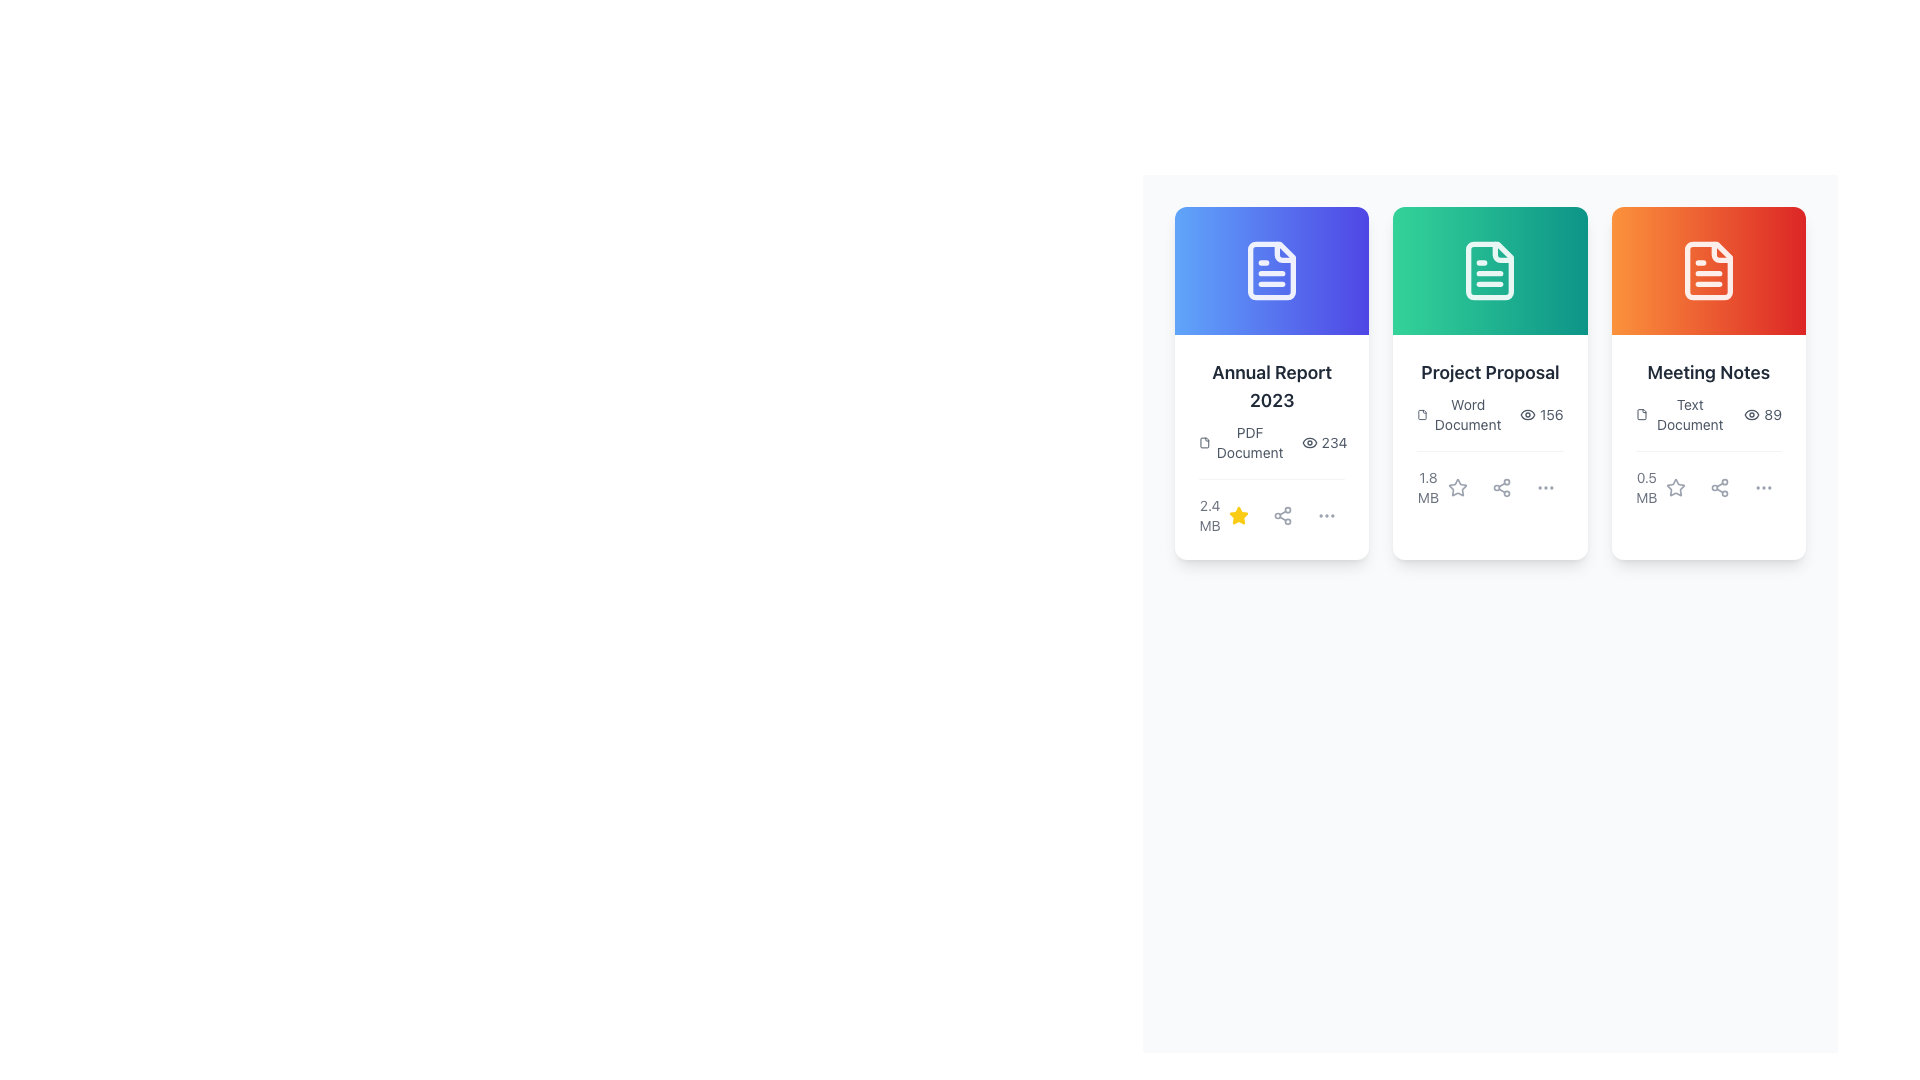 The height and width of the screenshot is (1080, 1920). What do you see at coordinates (1718, 488) in the screenshot?
I see `the sharing network icon, which is a small gray button with three interconnected circles and lines, located in the bottom-right section of the 'Meeting Notes' card` at bounding box center [1718, 488].